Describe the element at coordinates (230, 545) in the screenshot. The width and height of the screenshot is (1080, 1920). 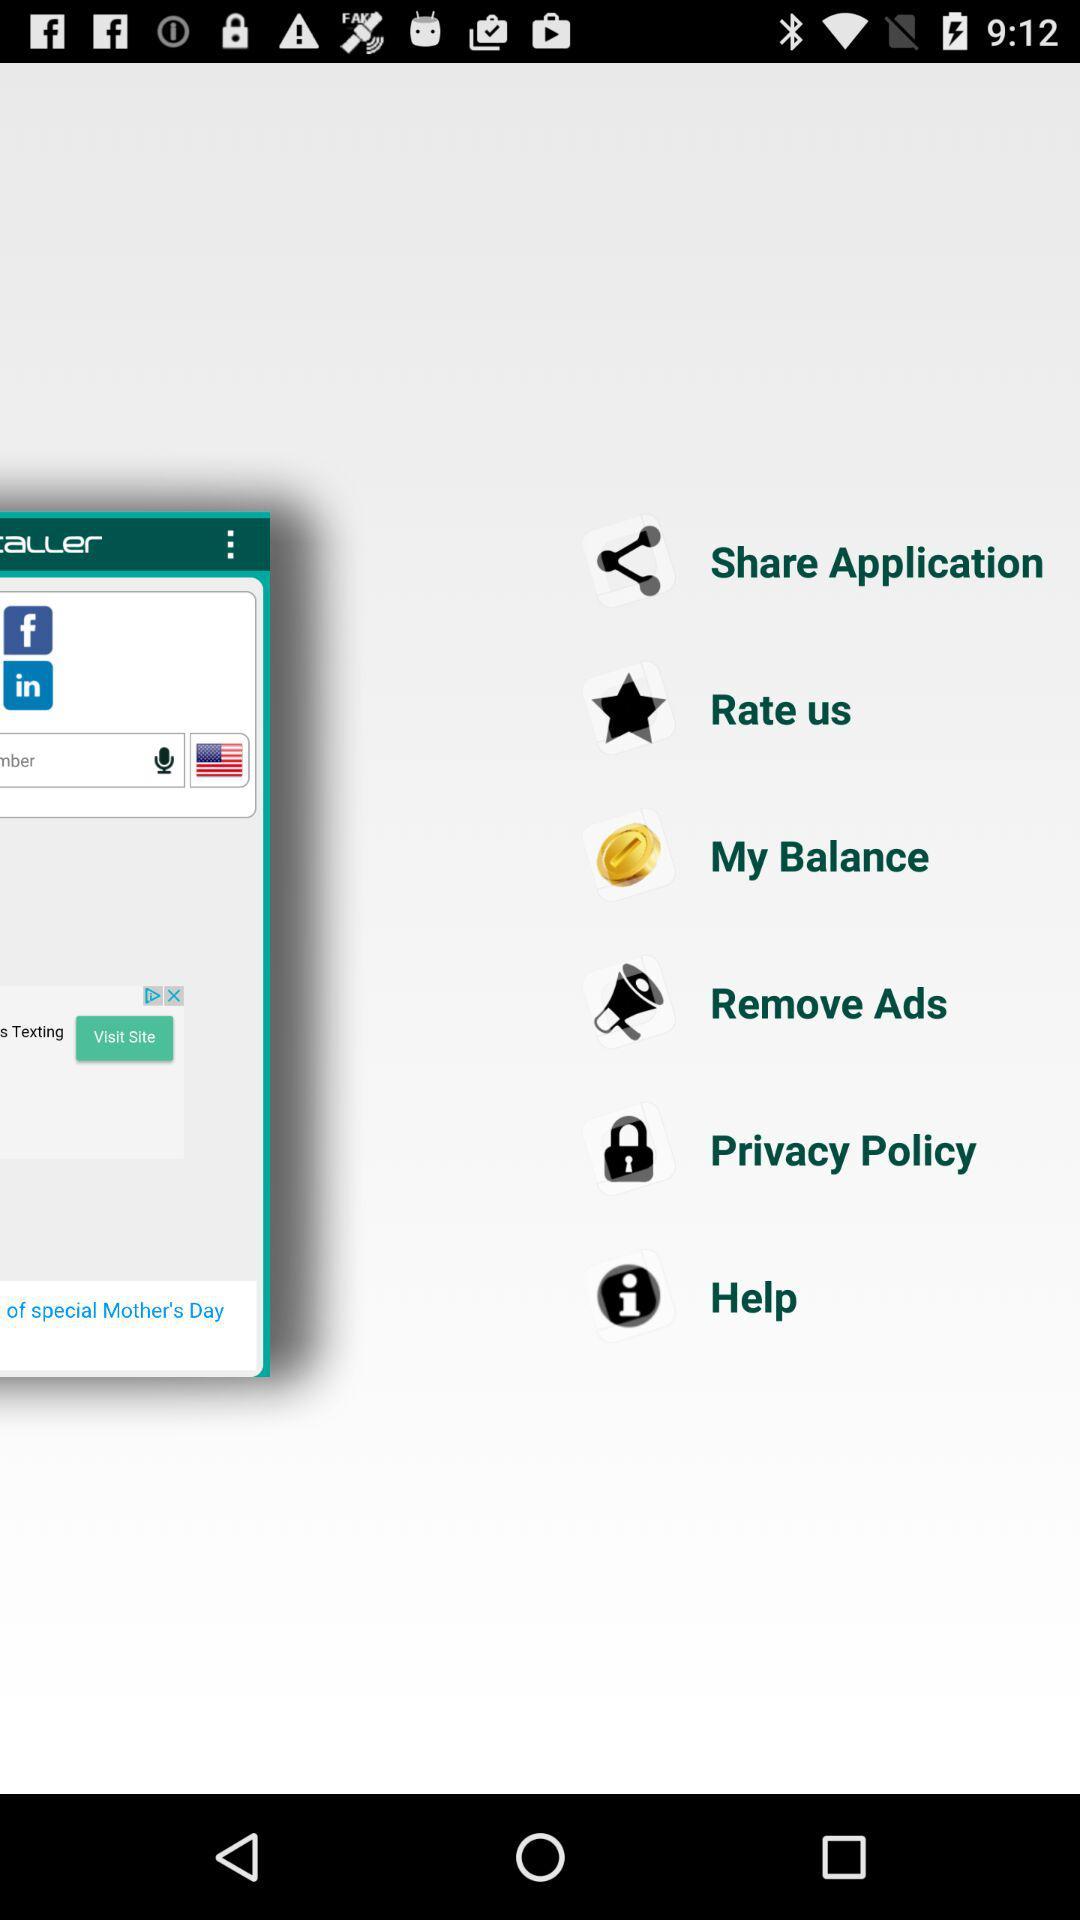
I see `the more options icon` at that location.